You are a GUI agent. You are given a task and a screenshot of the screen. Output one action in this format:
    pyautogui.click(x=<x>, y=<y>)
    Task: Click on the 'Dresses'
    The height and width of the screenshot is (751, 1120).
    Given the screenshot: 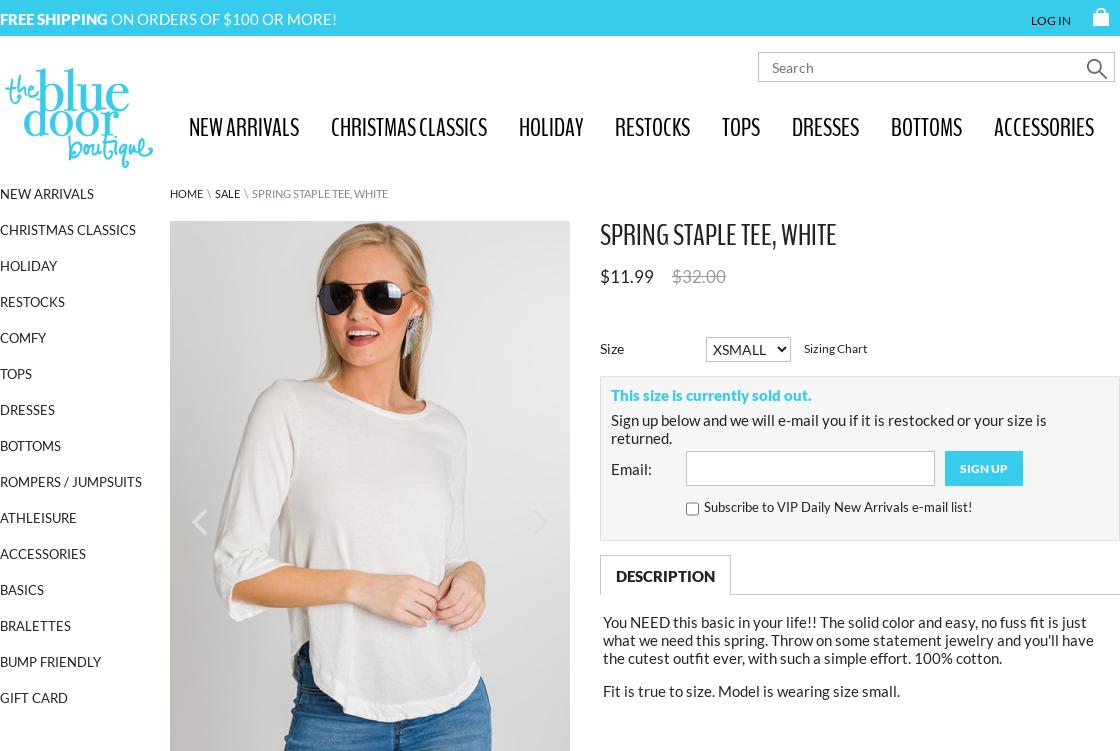 What is the action you would take?
    pyautogui.click(x=27, y=408)
    